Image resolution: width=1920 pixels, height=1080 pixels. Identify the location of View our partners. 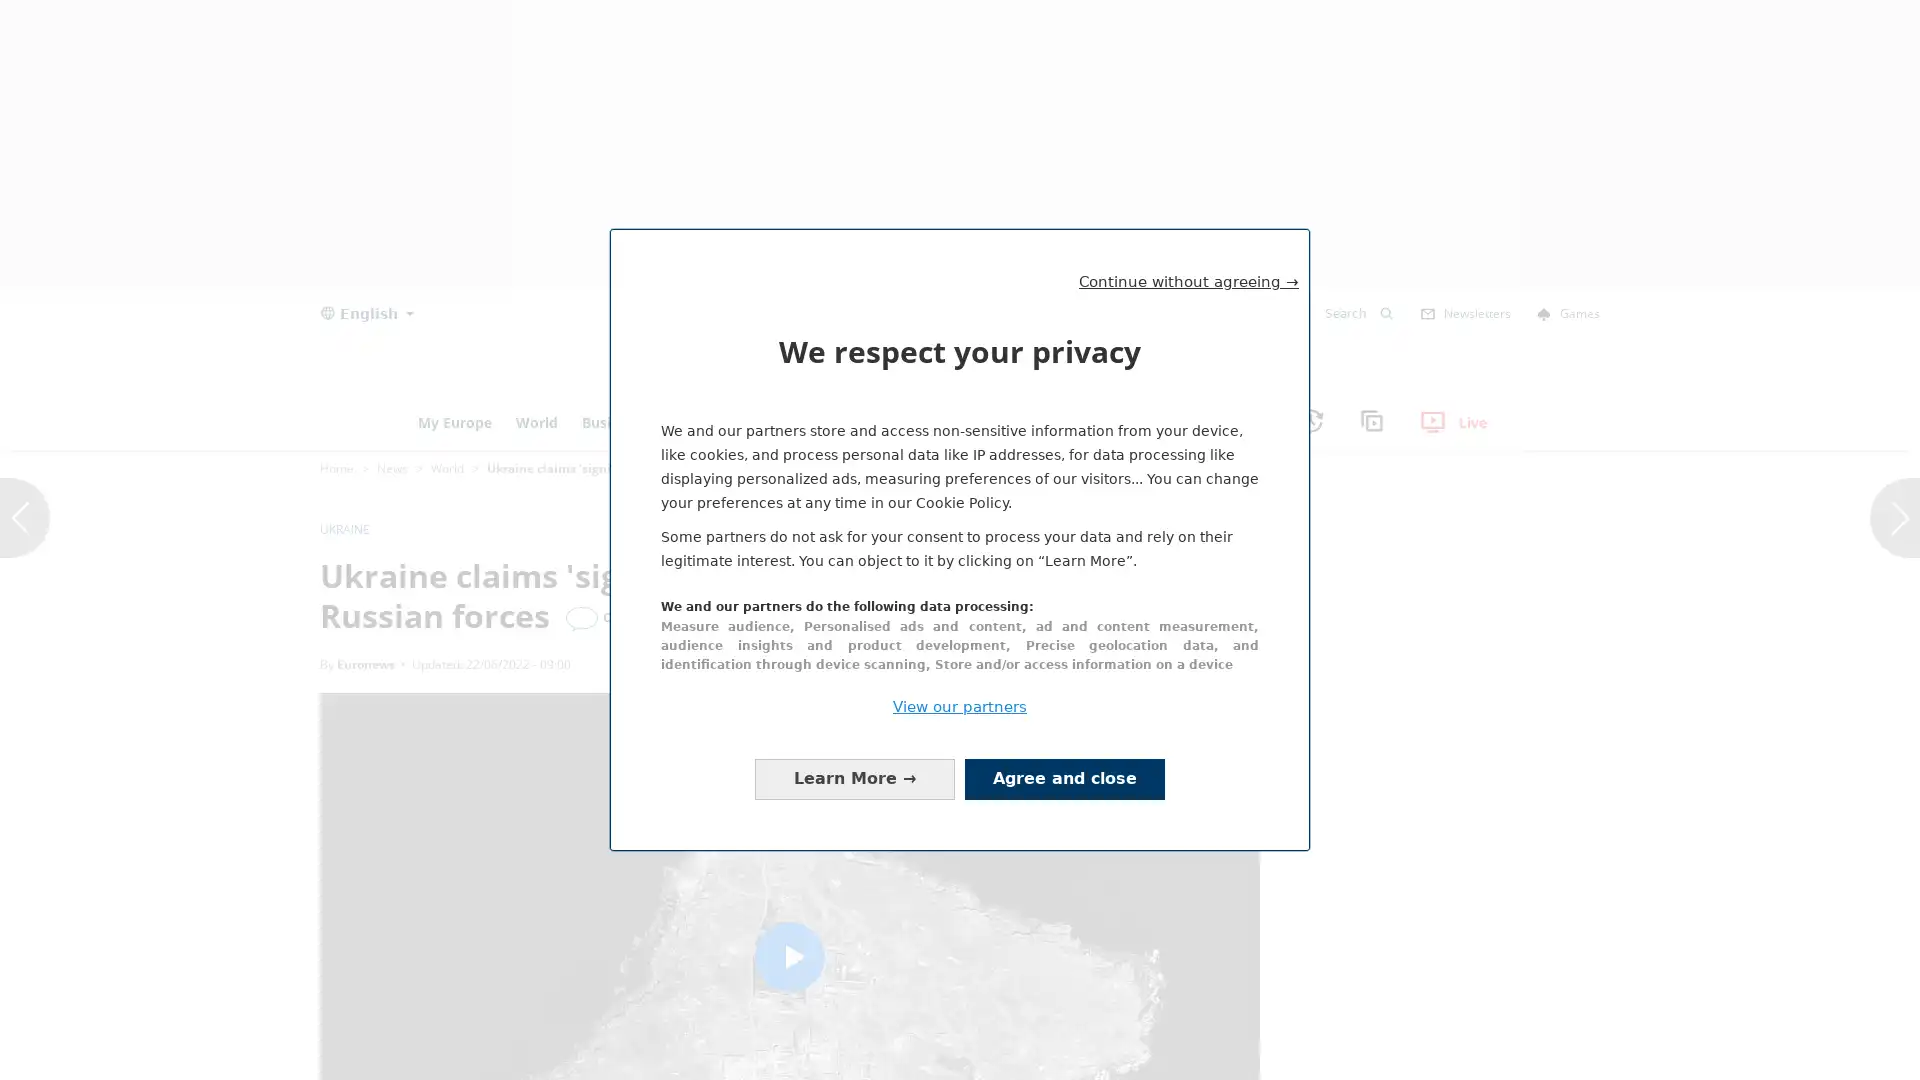
(960, 705).